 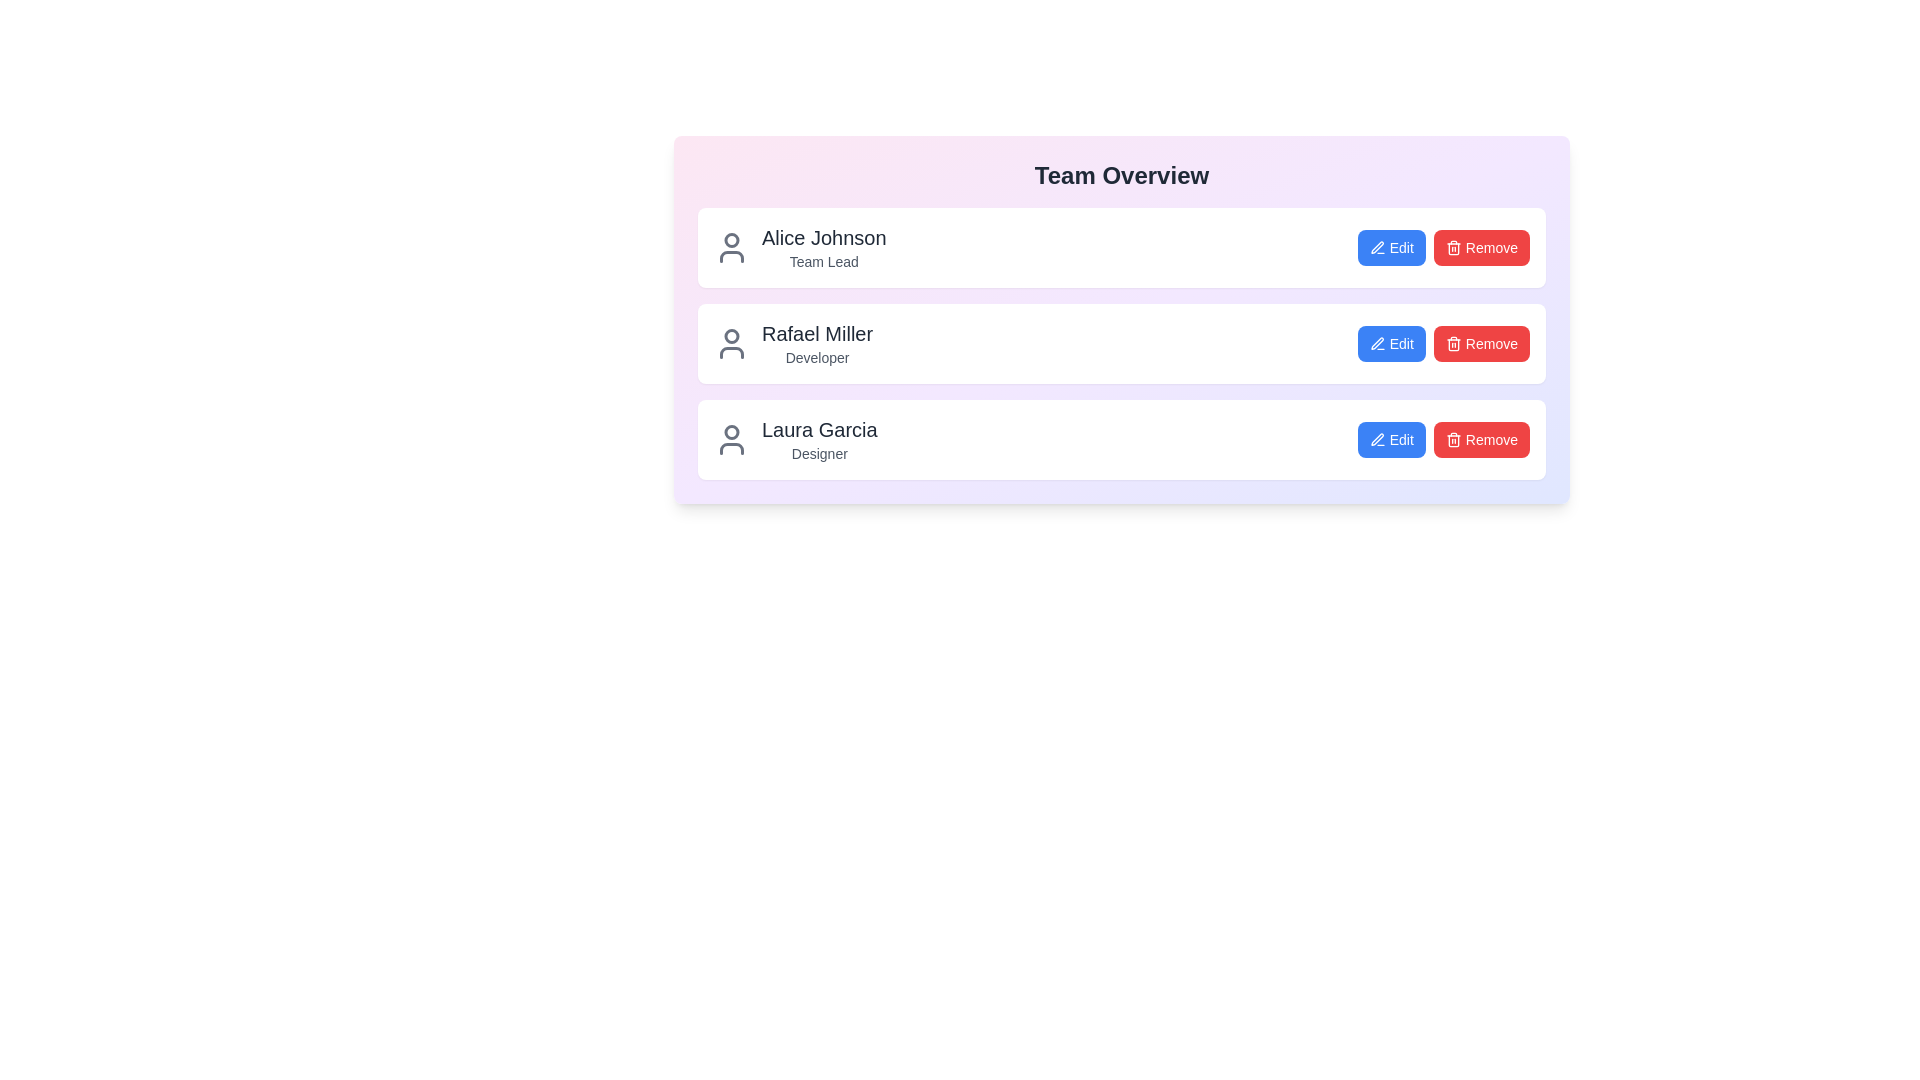 What do you see at coordinates (1481, 342) in the screenshot?
I see `'Remove' button for the team member Rafael Miller` at bounding box center [1481, 342].